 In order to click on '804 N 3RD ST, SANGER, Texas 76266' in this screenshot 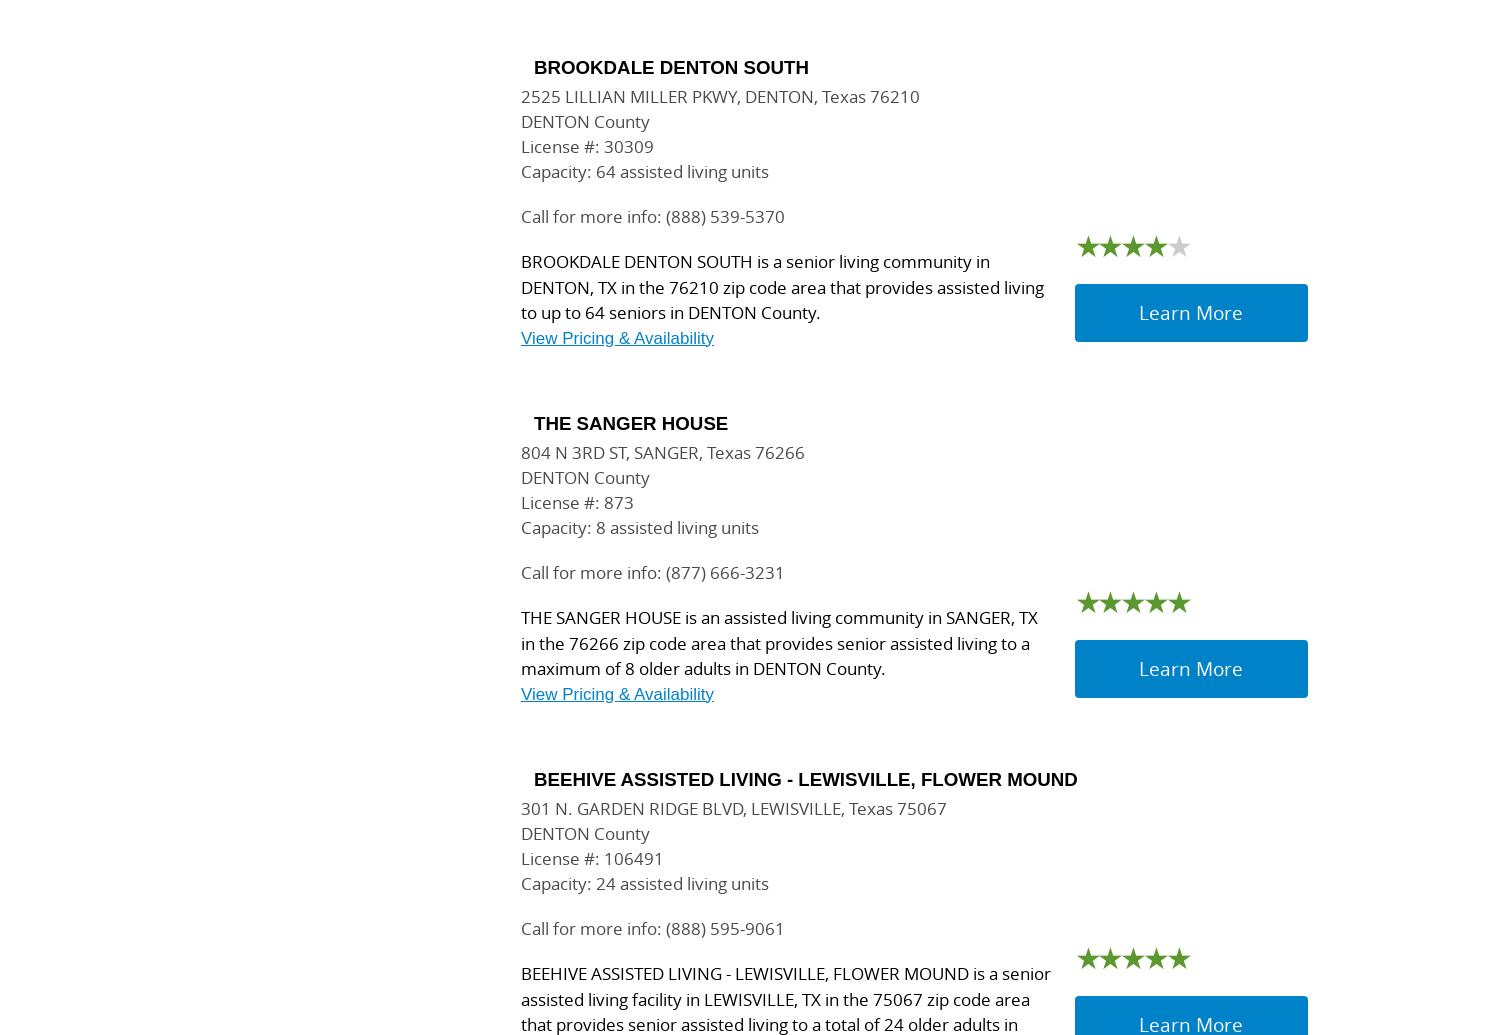, I will do `click(663, 452)`.